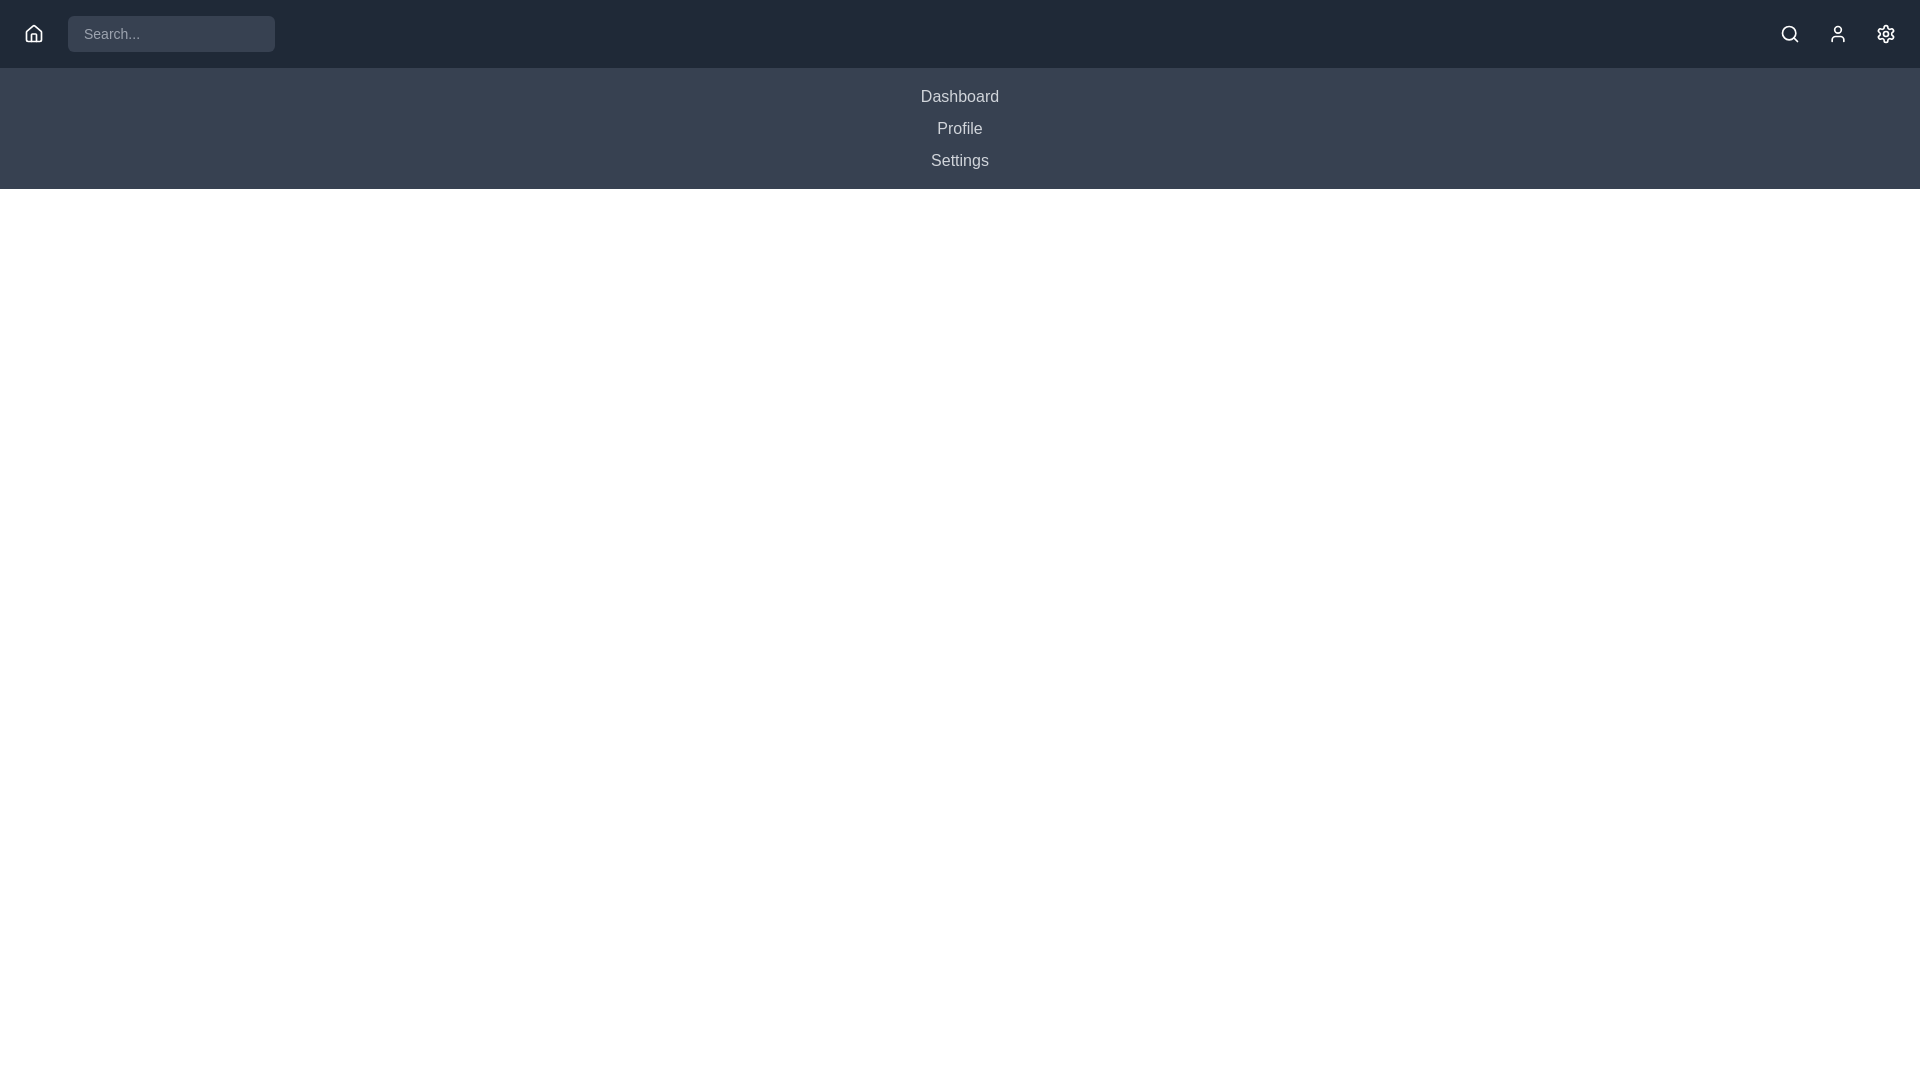  What do you see at coordinates (1790, 34) in the screenshot?
I see `the magnifying glass icon, which is styled as an SVG-based button in the top-right corner of the header bar` at bounding box center [1790, 34].